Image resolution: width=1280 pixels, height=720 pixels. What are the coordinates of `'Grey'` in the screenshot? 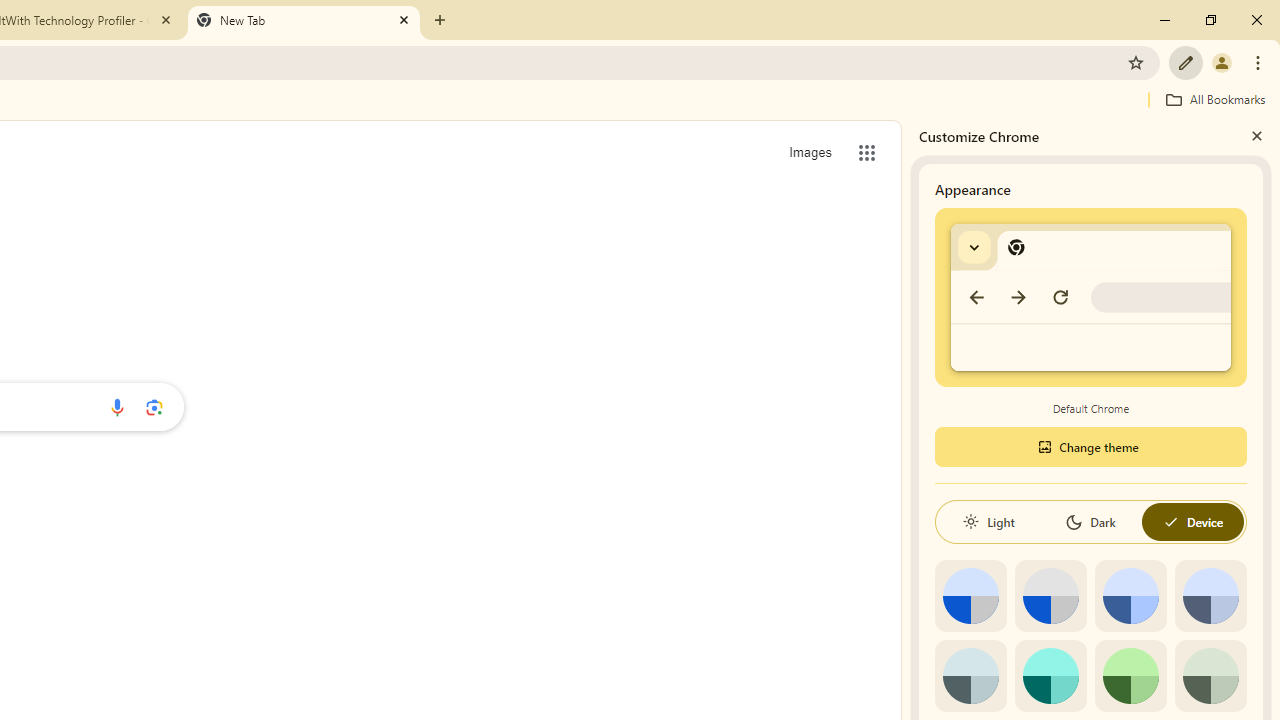 It's located at (970, 675).